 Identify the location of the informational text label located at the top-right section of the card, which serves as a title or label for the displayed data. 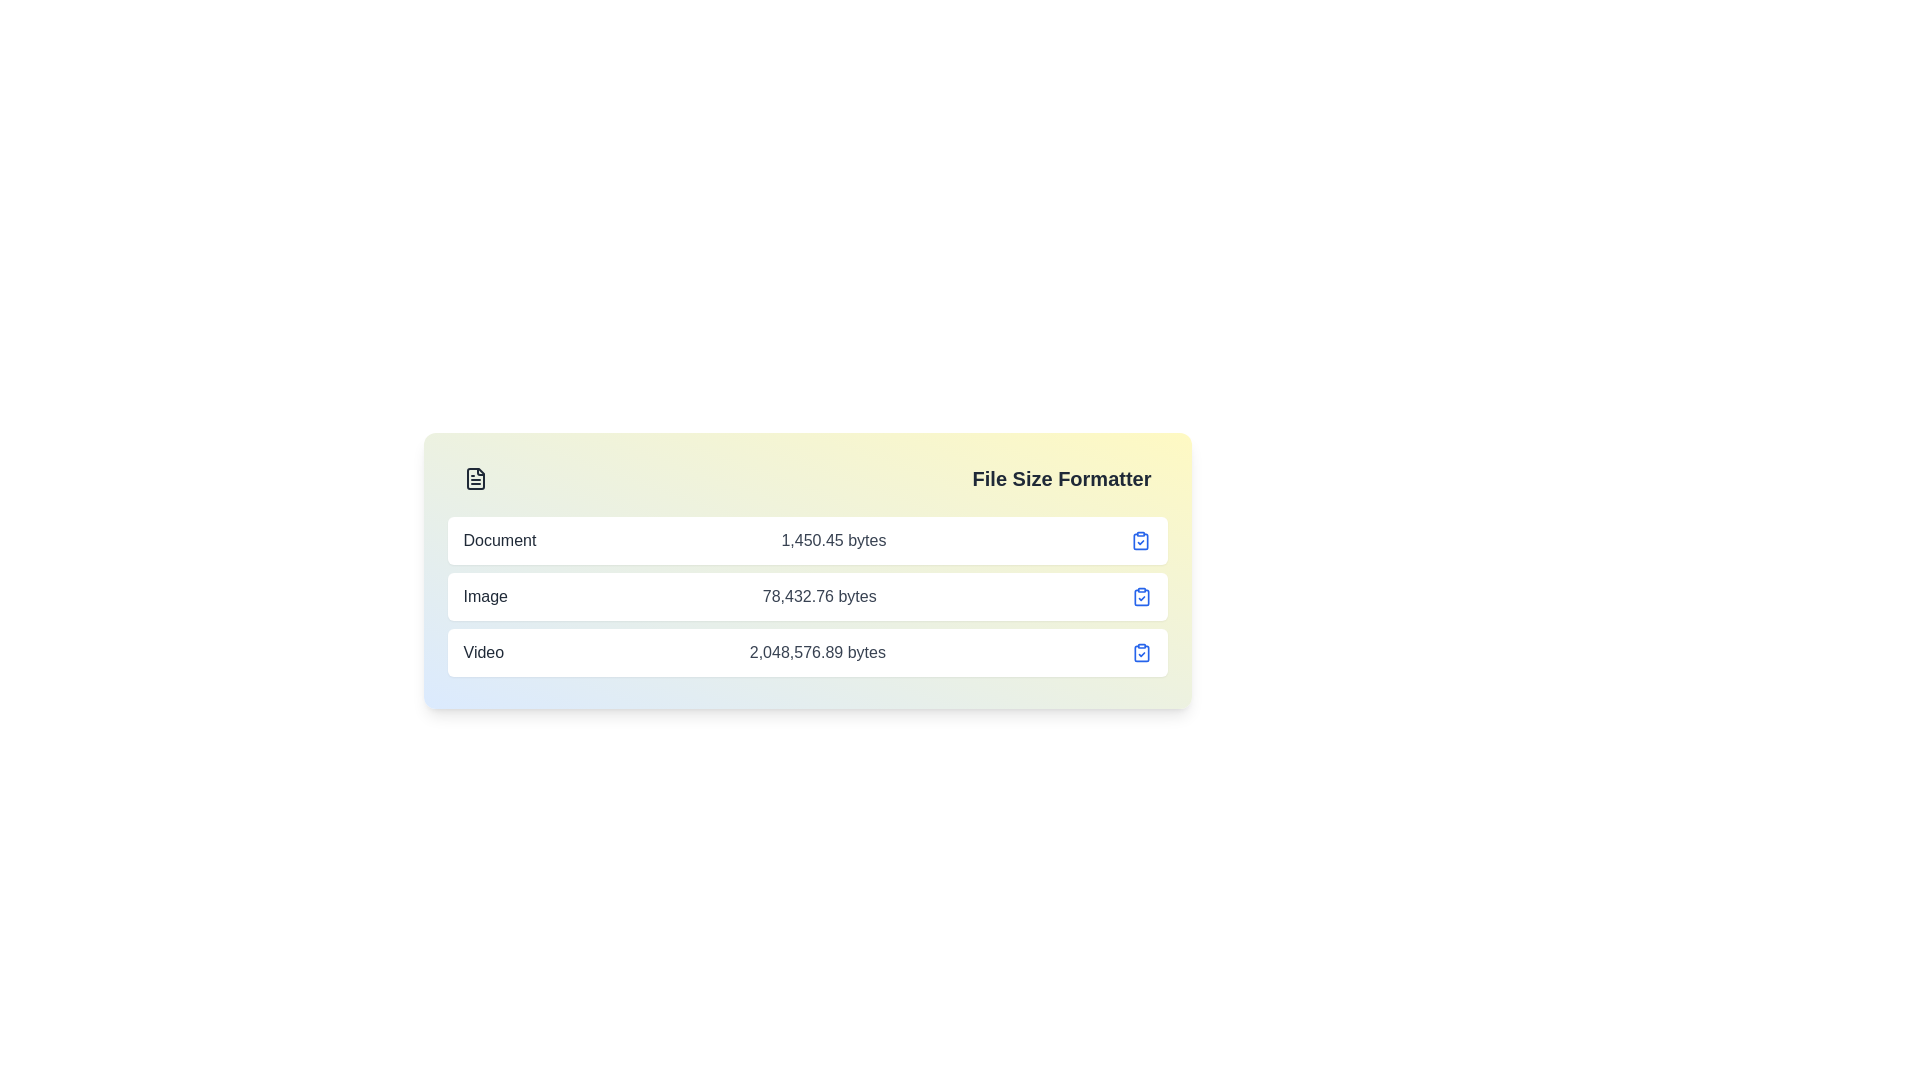
(1060, 478).